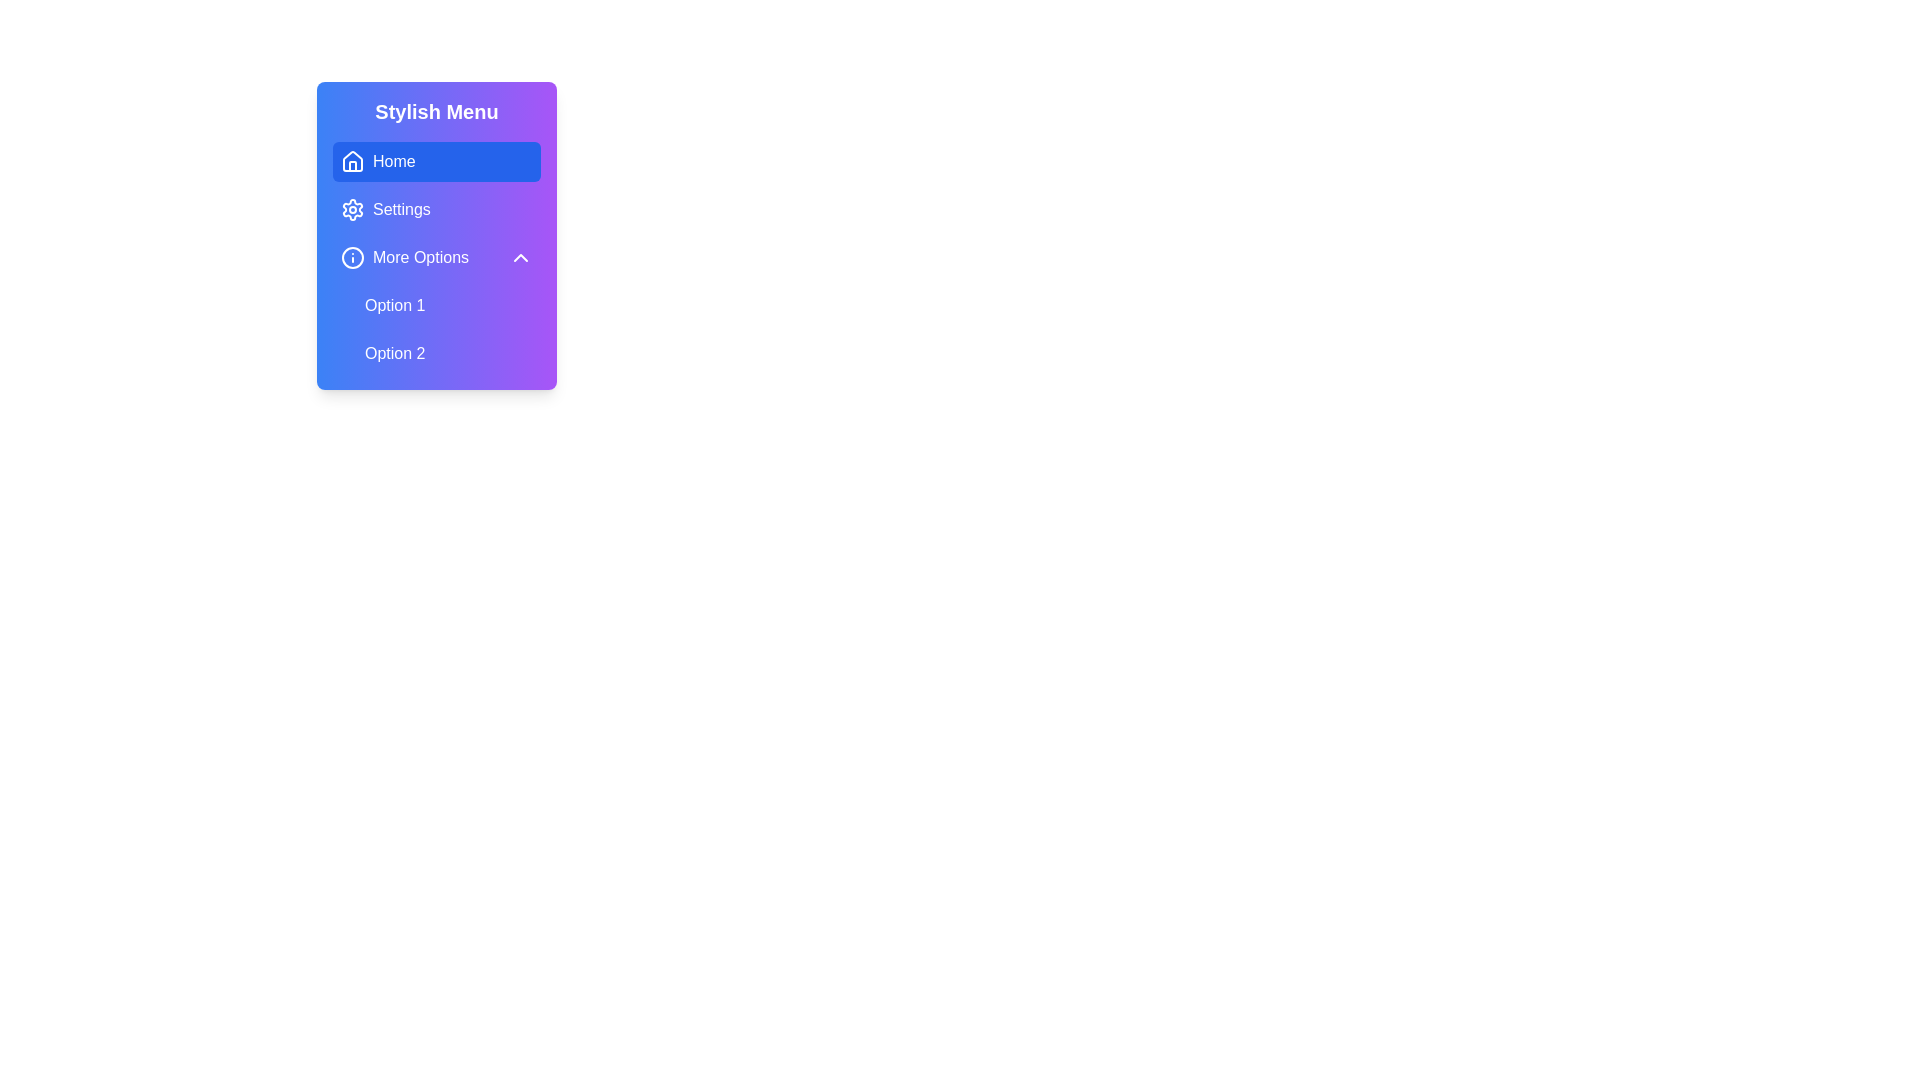 The image size is (1920, 1080). I want to click on the 'More Options' text label, which features white text on a gradient blue and purple background, located under the 'Settings' option, so click(420, 257).